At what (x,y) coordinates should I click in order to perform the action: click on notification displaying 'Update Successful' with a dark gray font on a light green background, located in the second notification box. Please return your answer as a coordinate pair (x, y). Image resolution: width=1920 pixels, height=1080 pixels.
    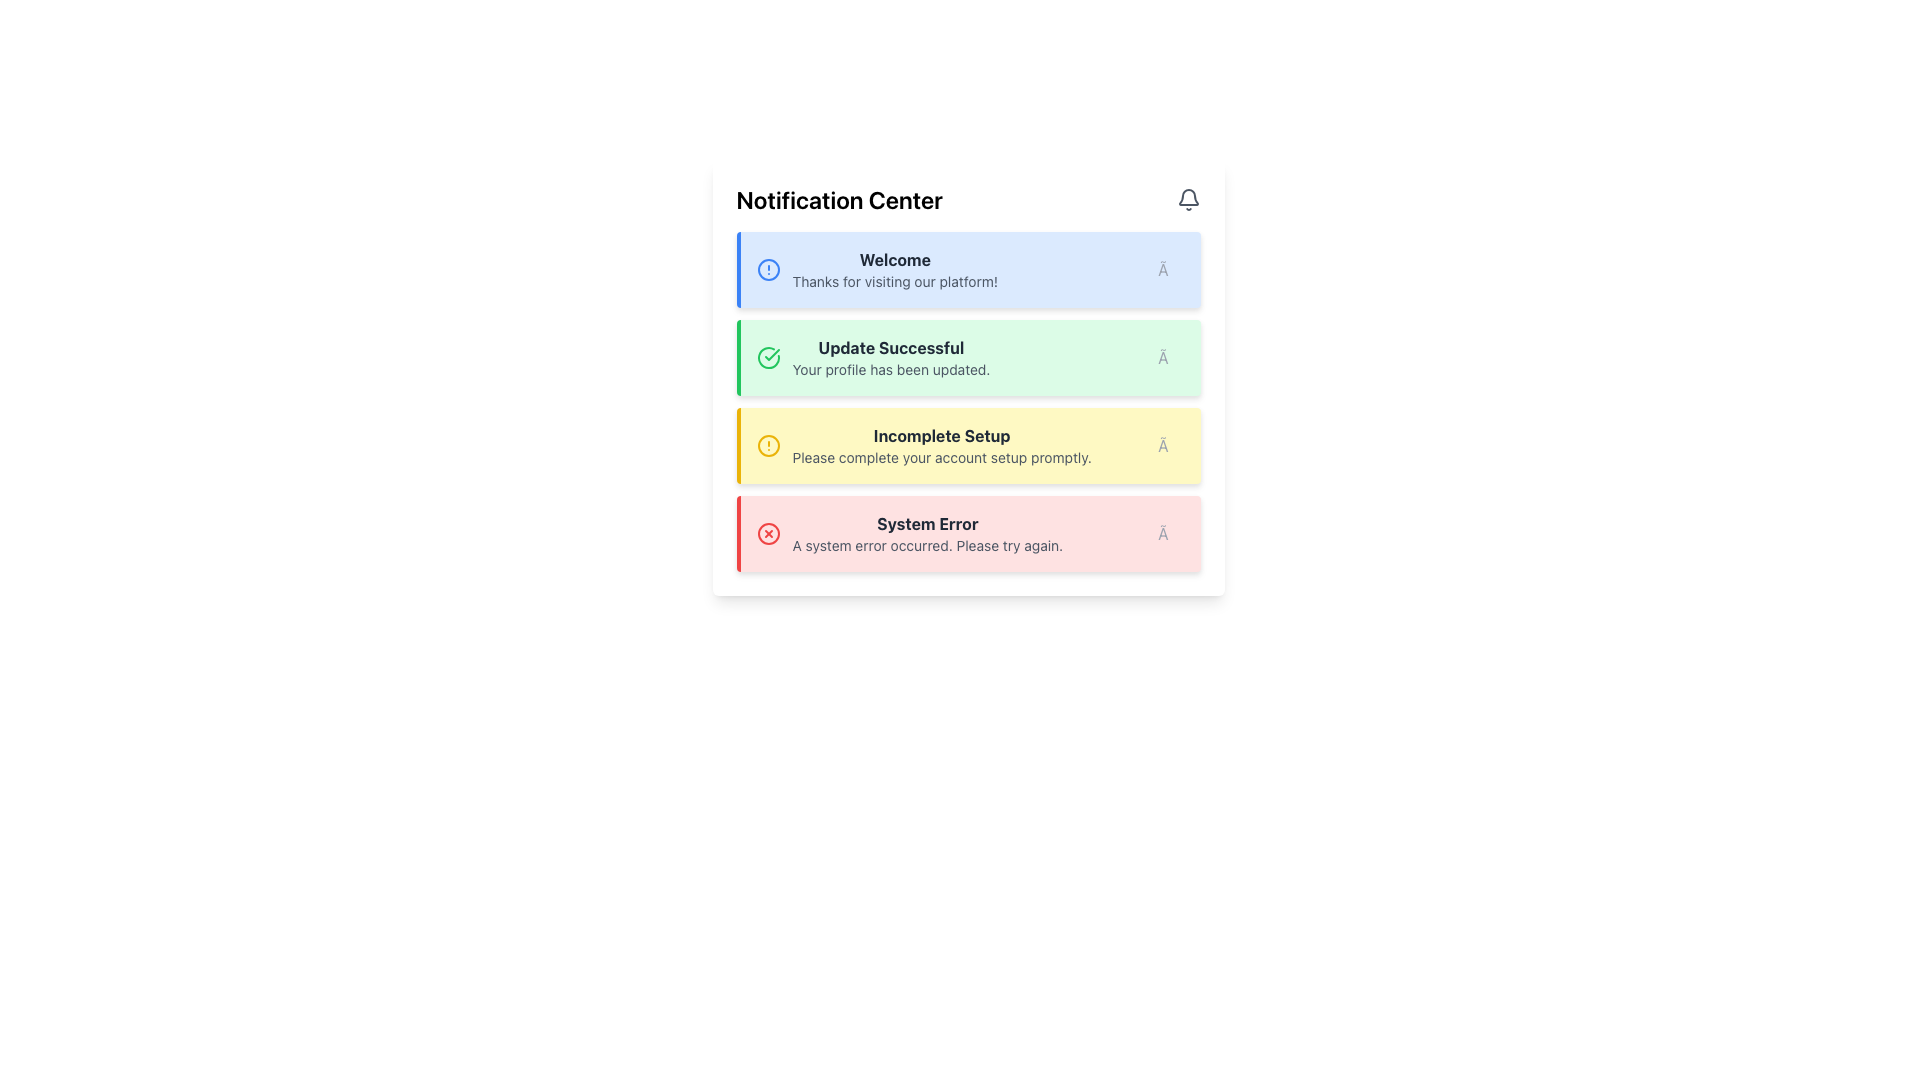
    Looking at the image, I should click on (890, 357).